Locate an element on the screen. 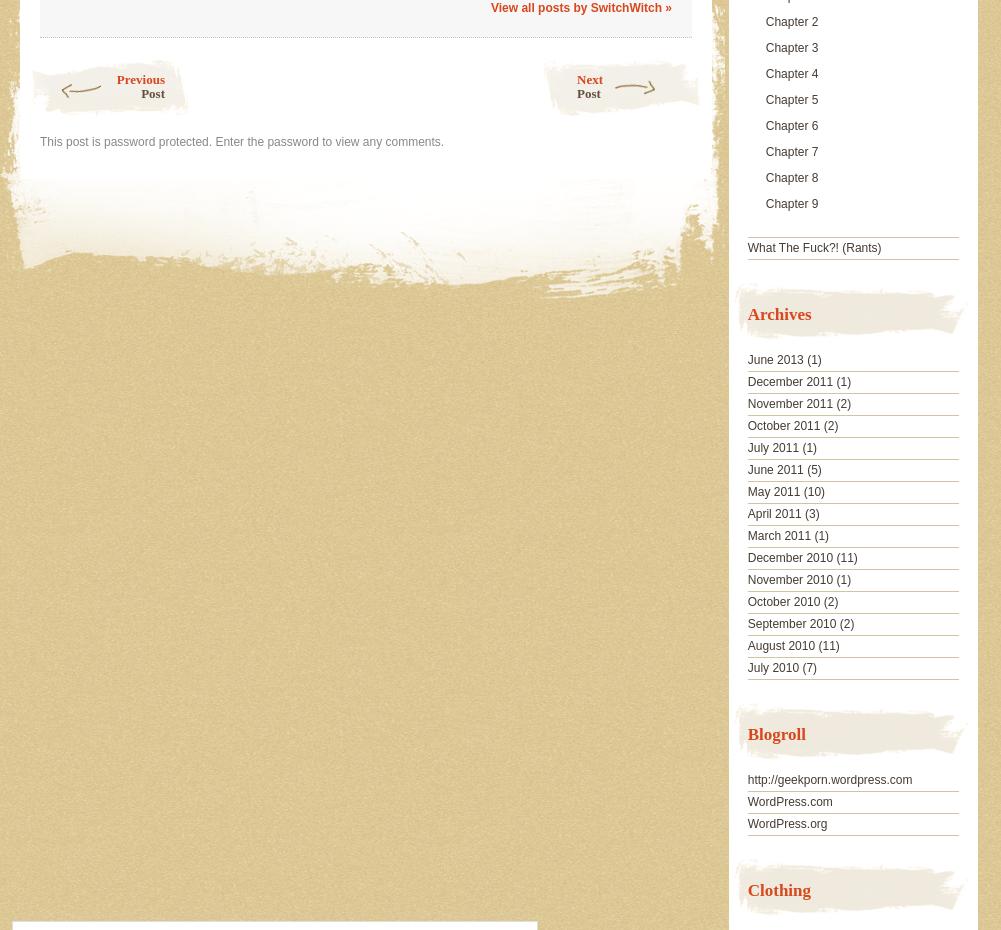 This screenshot has width=1001, height=930. 'WordPress.org' is located at coordinates (786, 822).